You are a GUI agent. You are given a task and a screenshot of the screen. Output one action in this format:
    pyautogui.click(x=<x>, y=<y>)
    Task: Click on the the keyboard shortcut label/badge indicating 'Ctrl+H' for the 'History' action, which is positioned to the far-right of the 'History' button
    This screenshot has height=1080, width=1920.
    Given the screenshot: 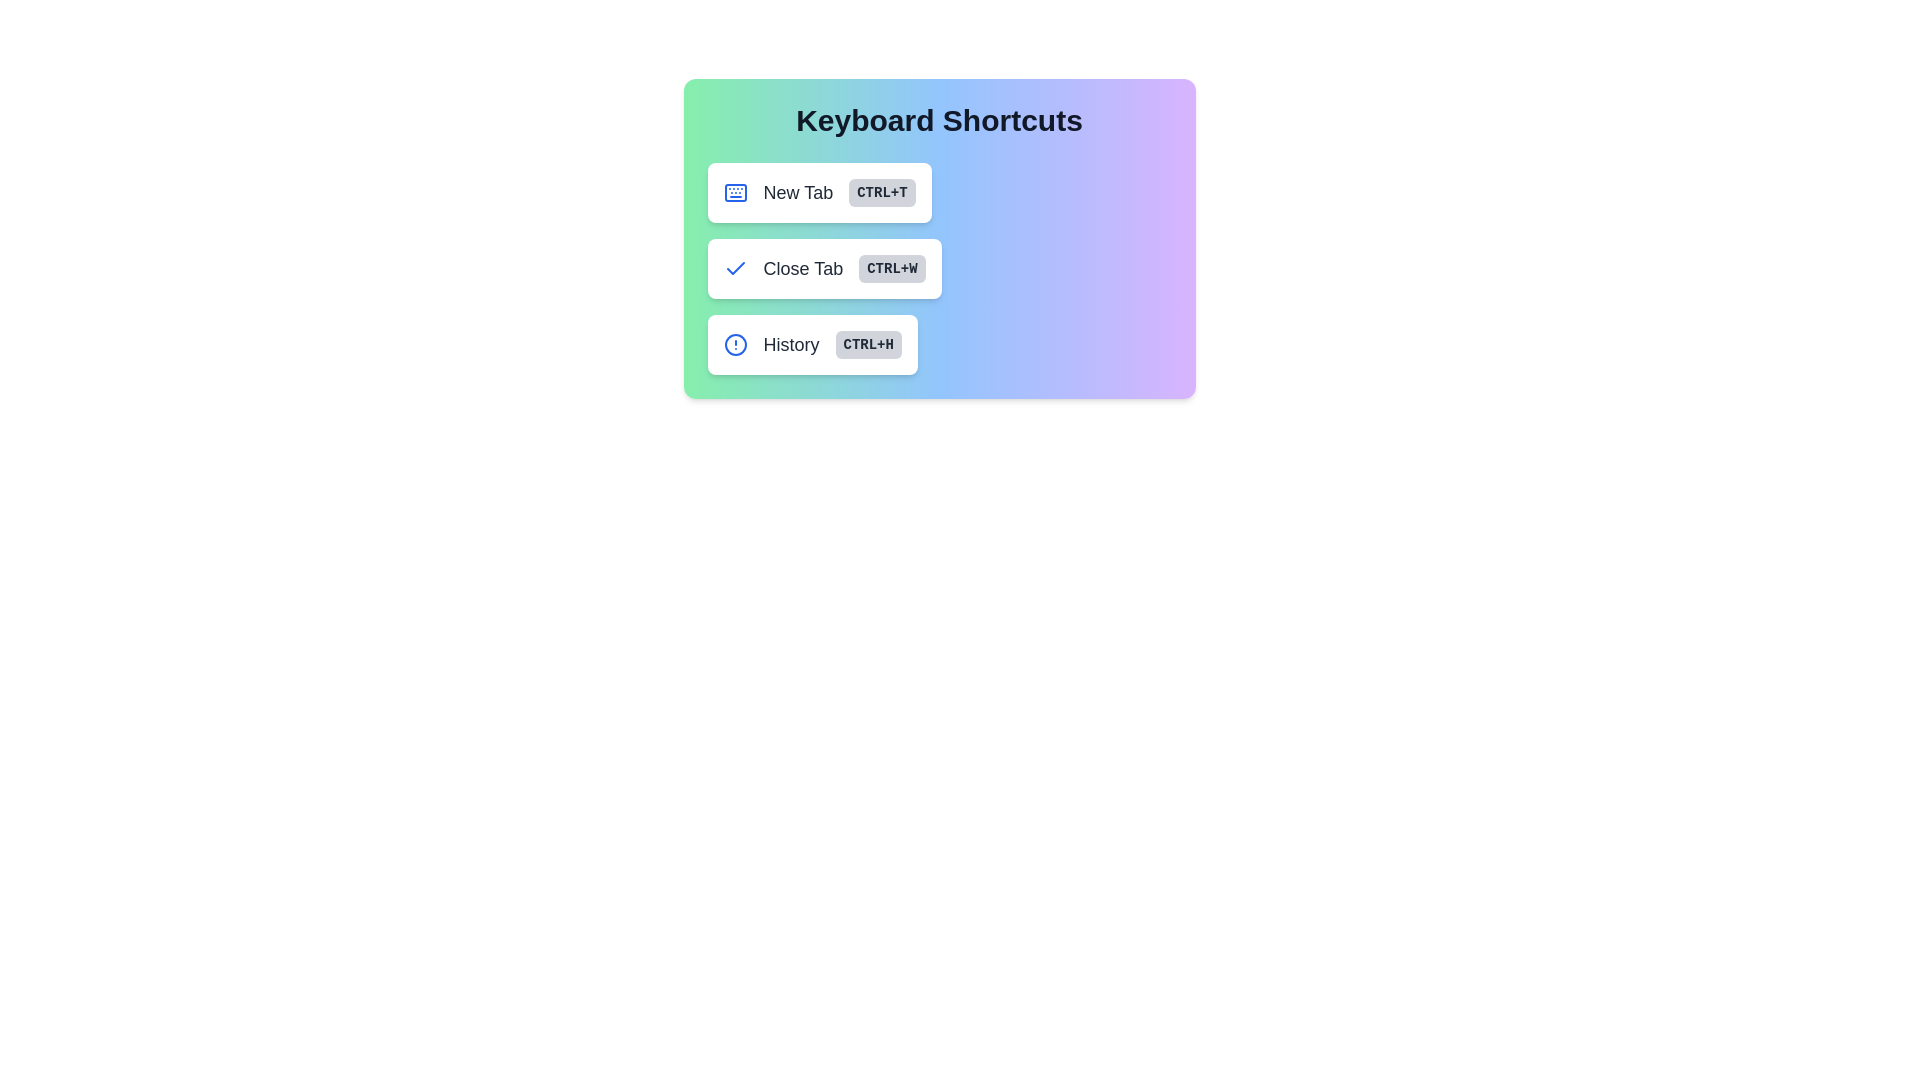 What is the action you would take?
    pyautogui.click(x=868, y=343)
    